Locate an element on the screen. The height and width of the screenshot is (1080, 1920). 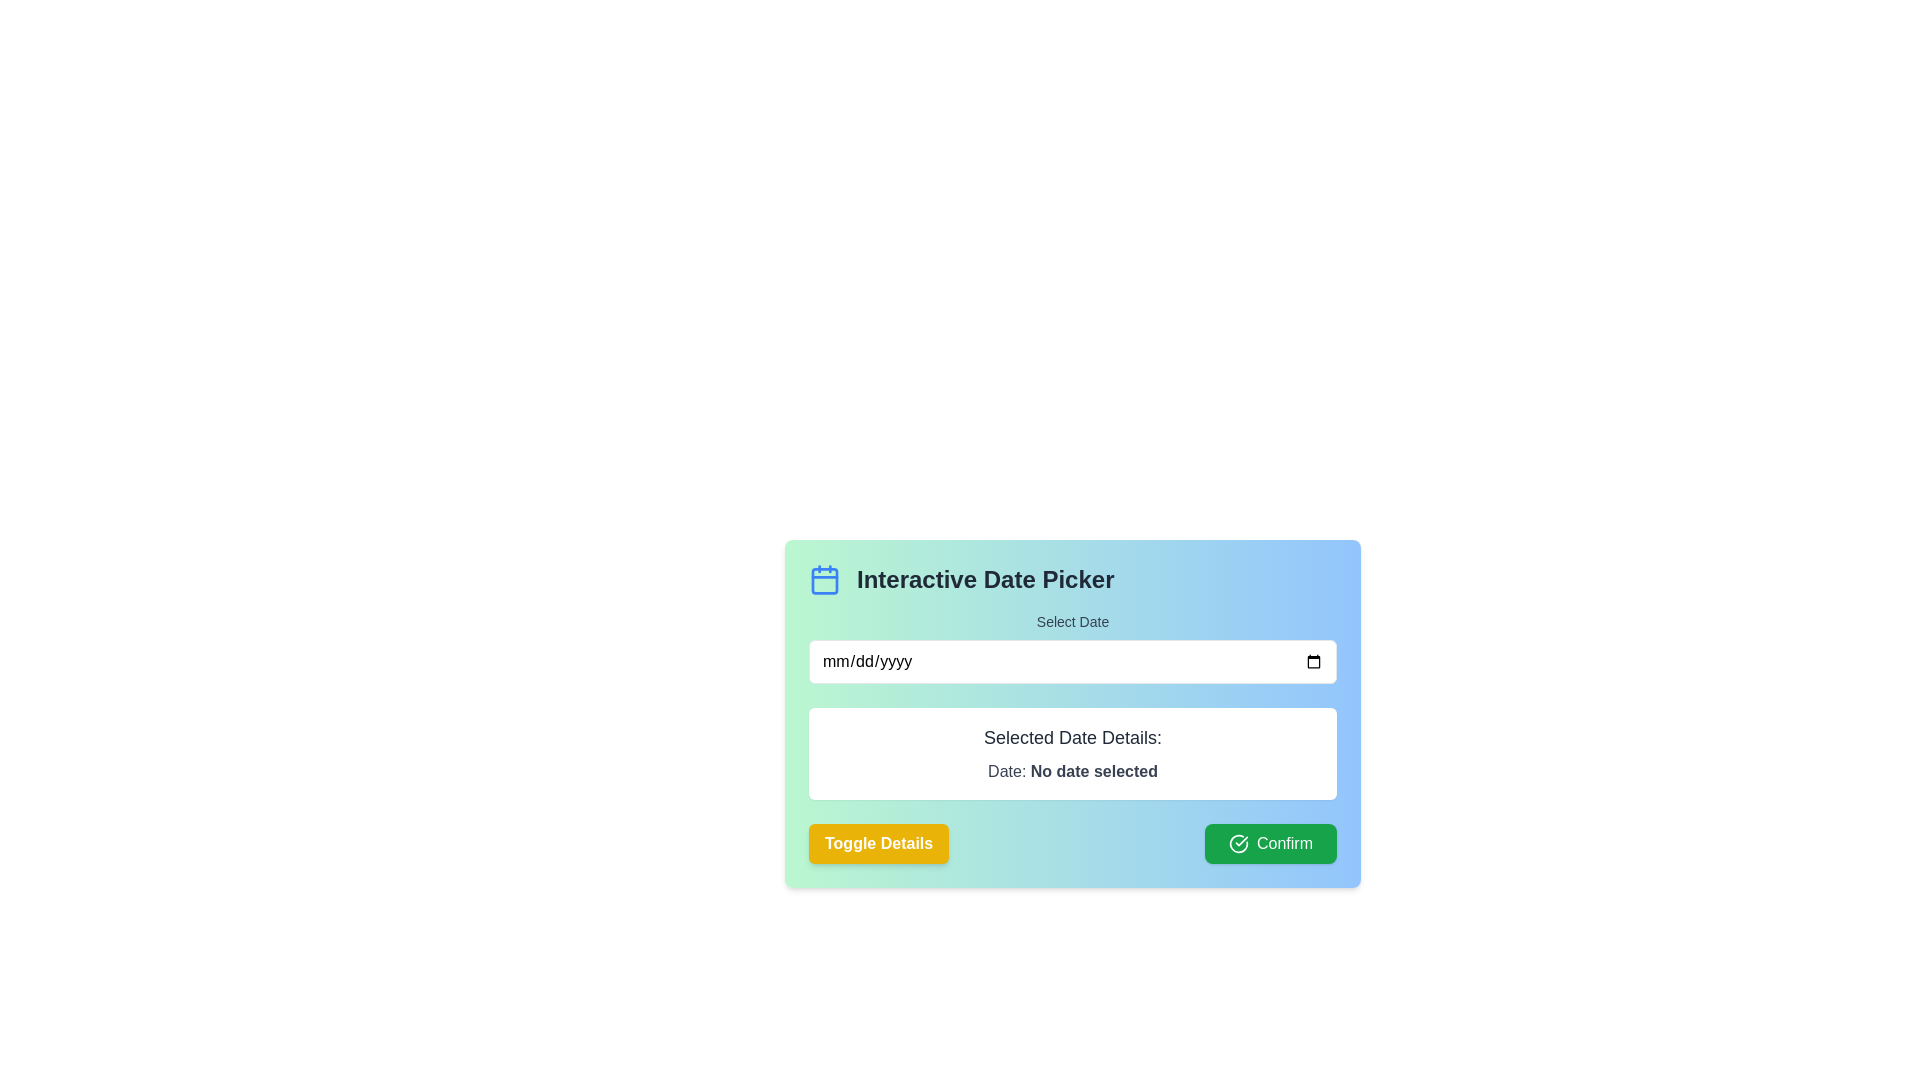
the descriptive text displaying 'Date: No date selected' located under the 'Selected Date Details:' section is located at coordinates (1072, 770).